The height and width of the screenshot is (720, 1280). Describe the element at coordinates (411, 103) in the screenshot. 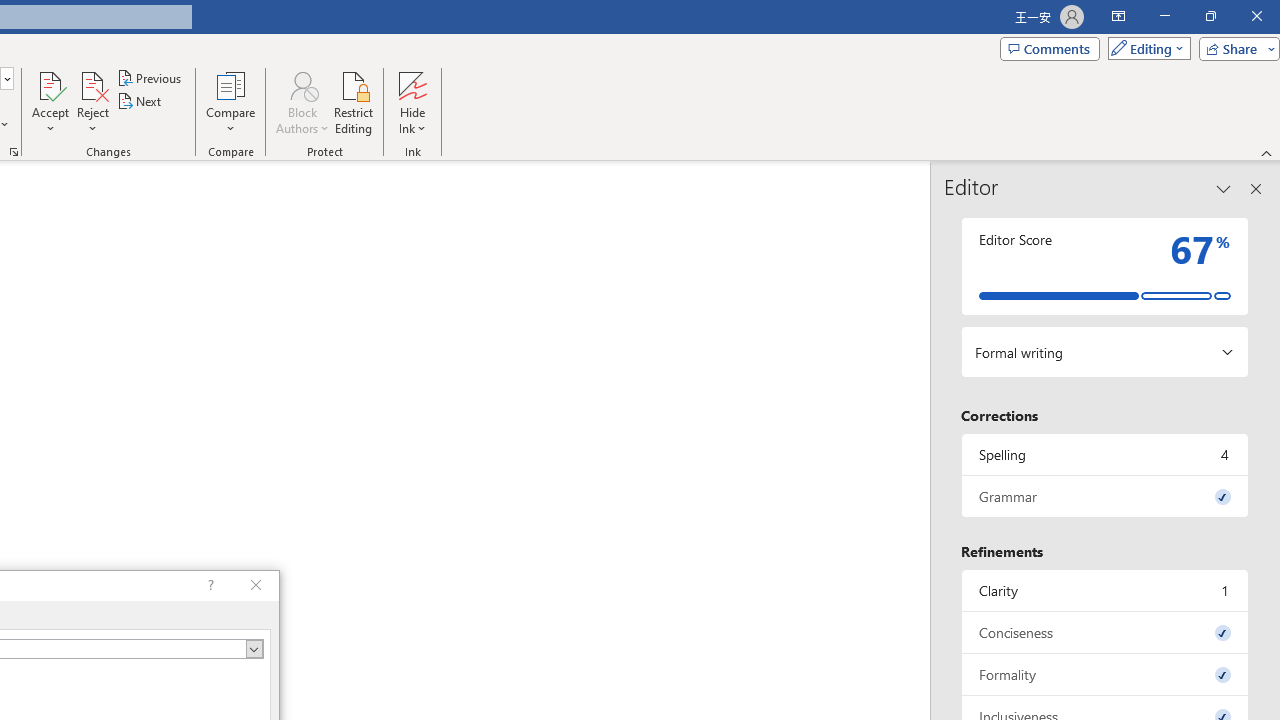

I see `'Hide Ink'` at that location.